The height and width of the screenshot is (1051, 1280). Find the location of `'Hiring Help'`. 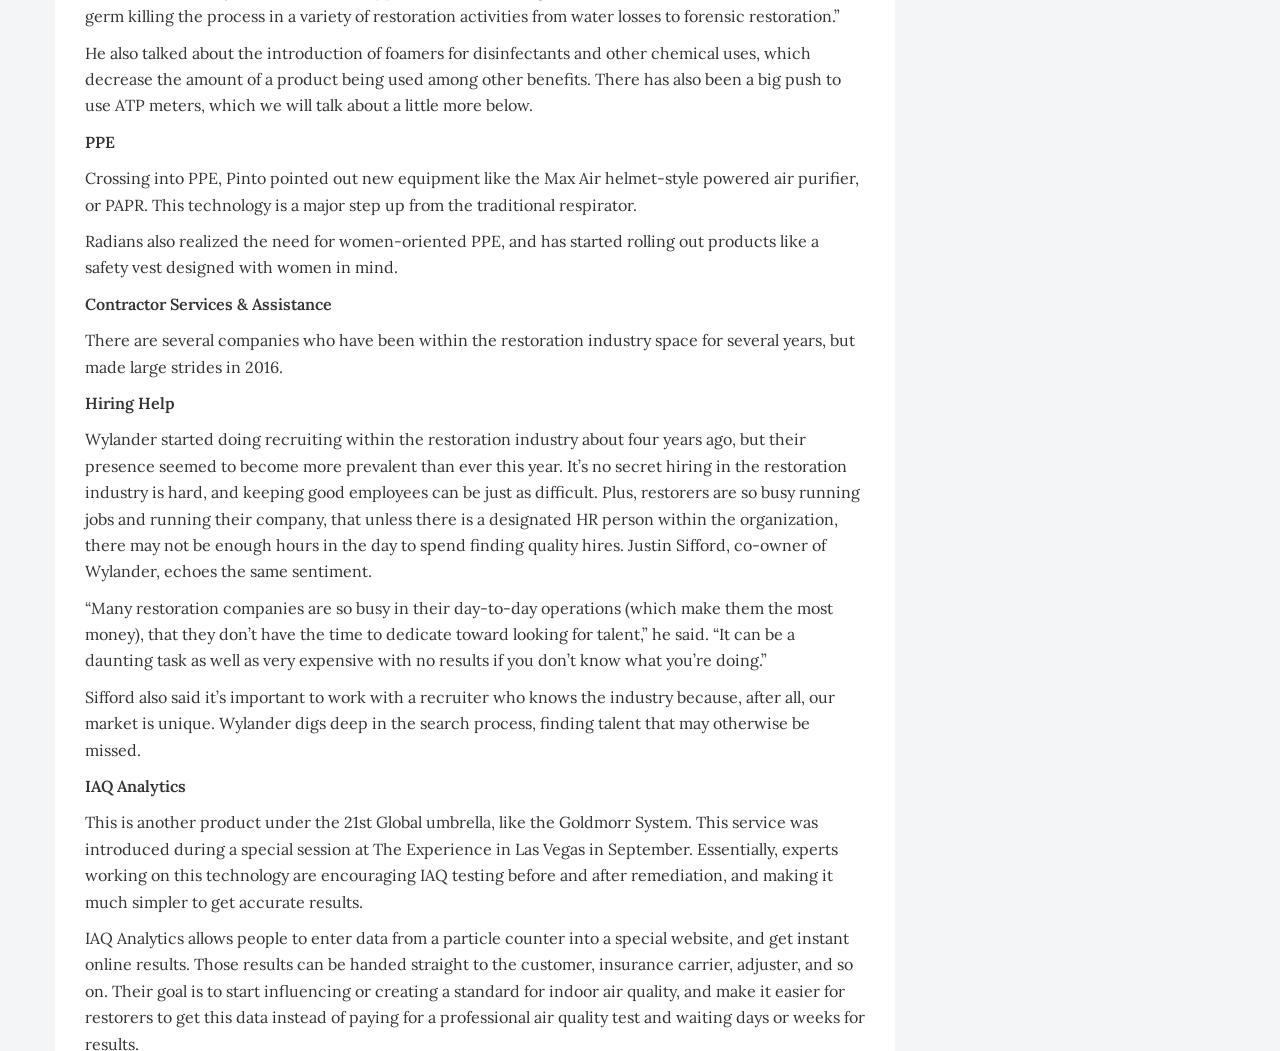

'Hiring Help' is located at coordinates (129, 401).